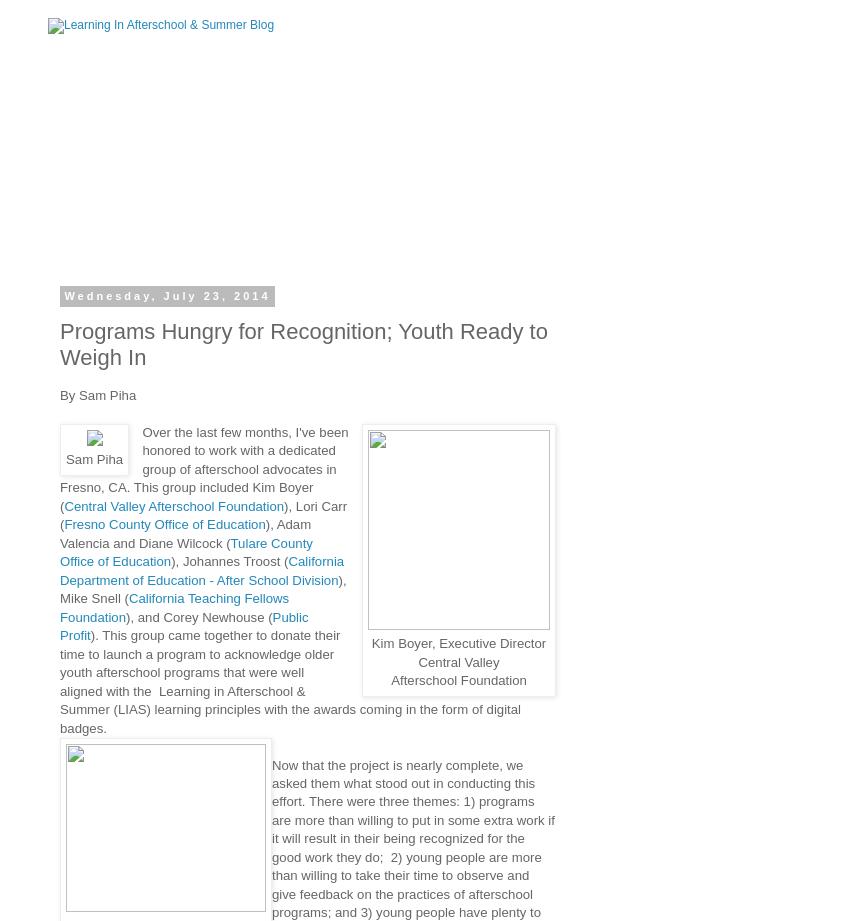 The image size is (868, 921). What do you see at coordinates (203, 467) in the screenshot?
I see `'Over the last few months, I've been honored to work with a dedicated group of afterschool advocates in Fresno, CA. This group included Kim Boyer ('` at bounding box center [203, 467].